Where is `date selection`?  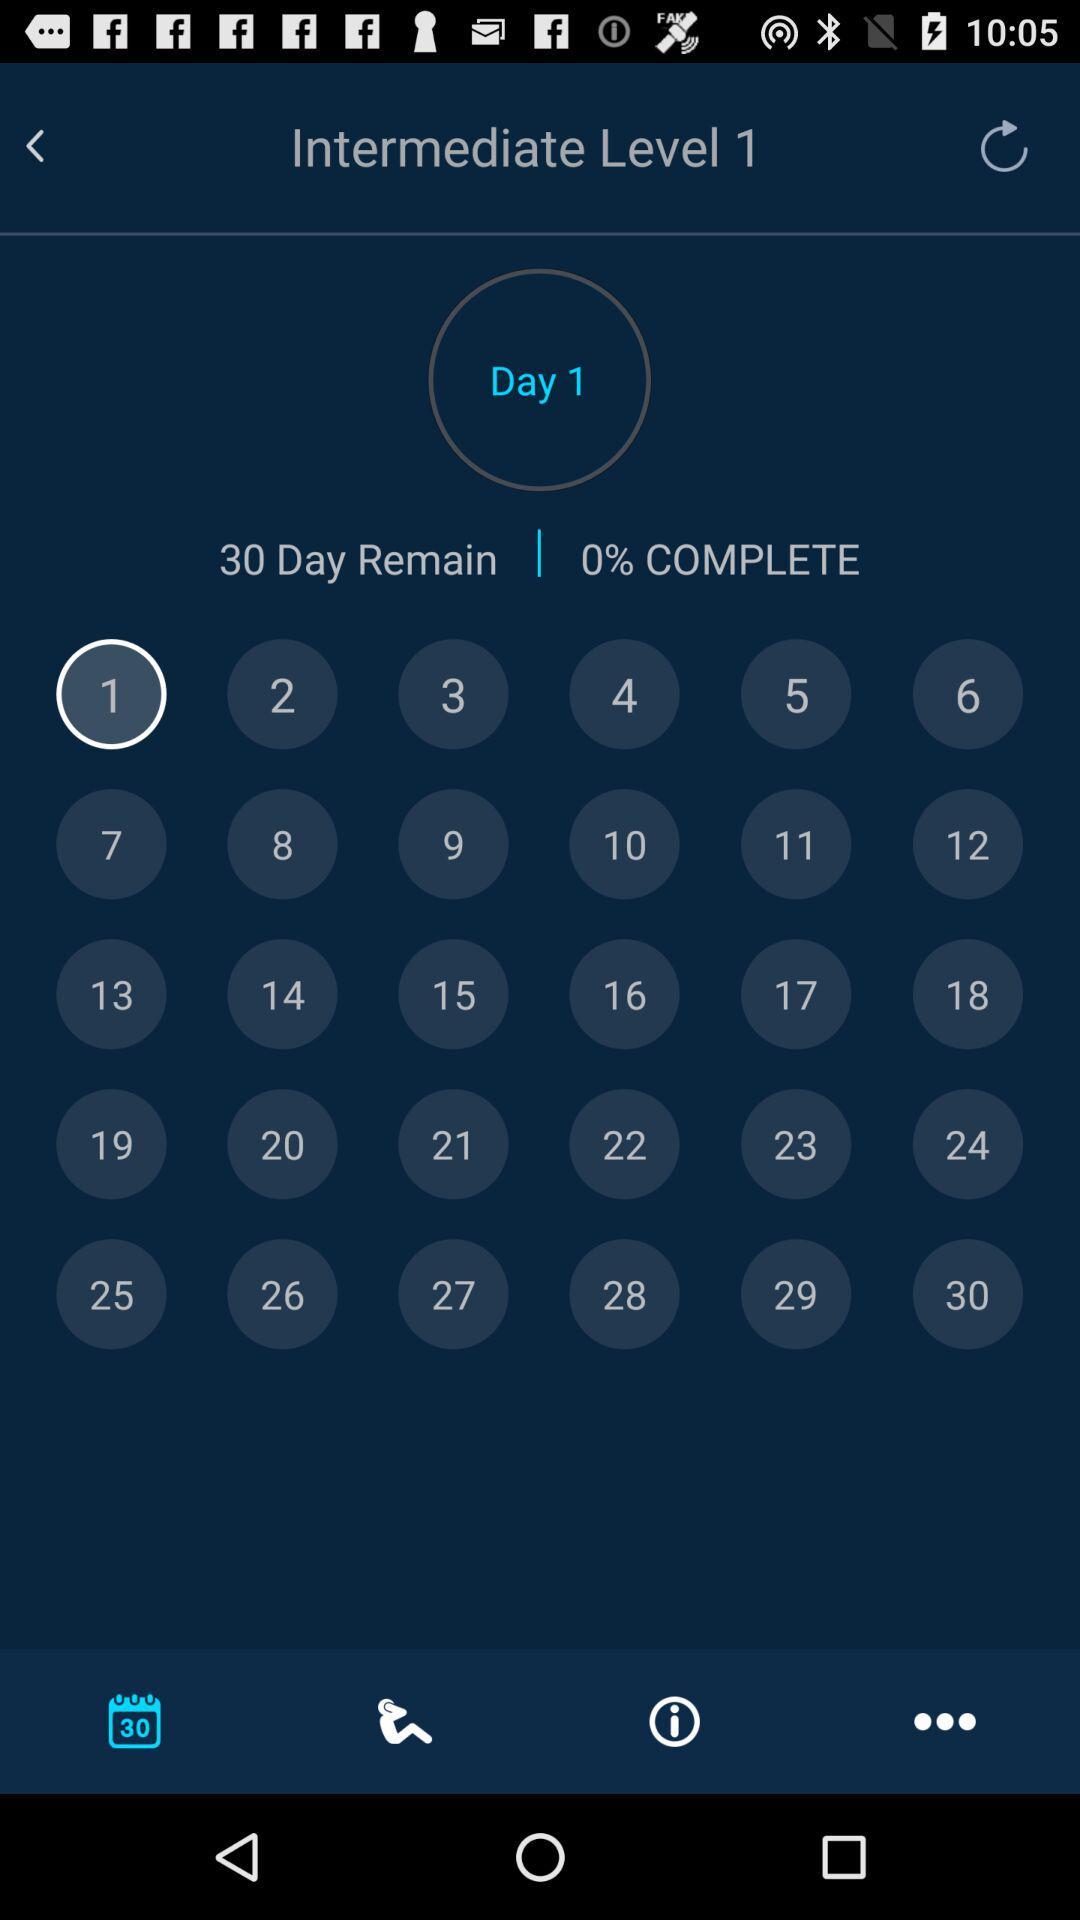 date selection is located at coordinates (453, 694).